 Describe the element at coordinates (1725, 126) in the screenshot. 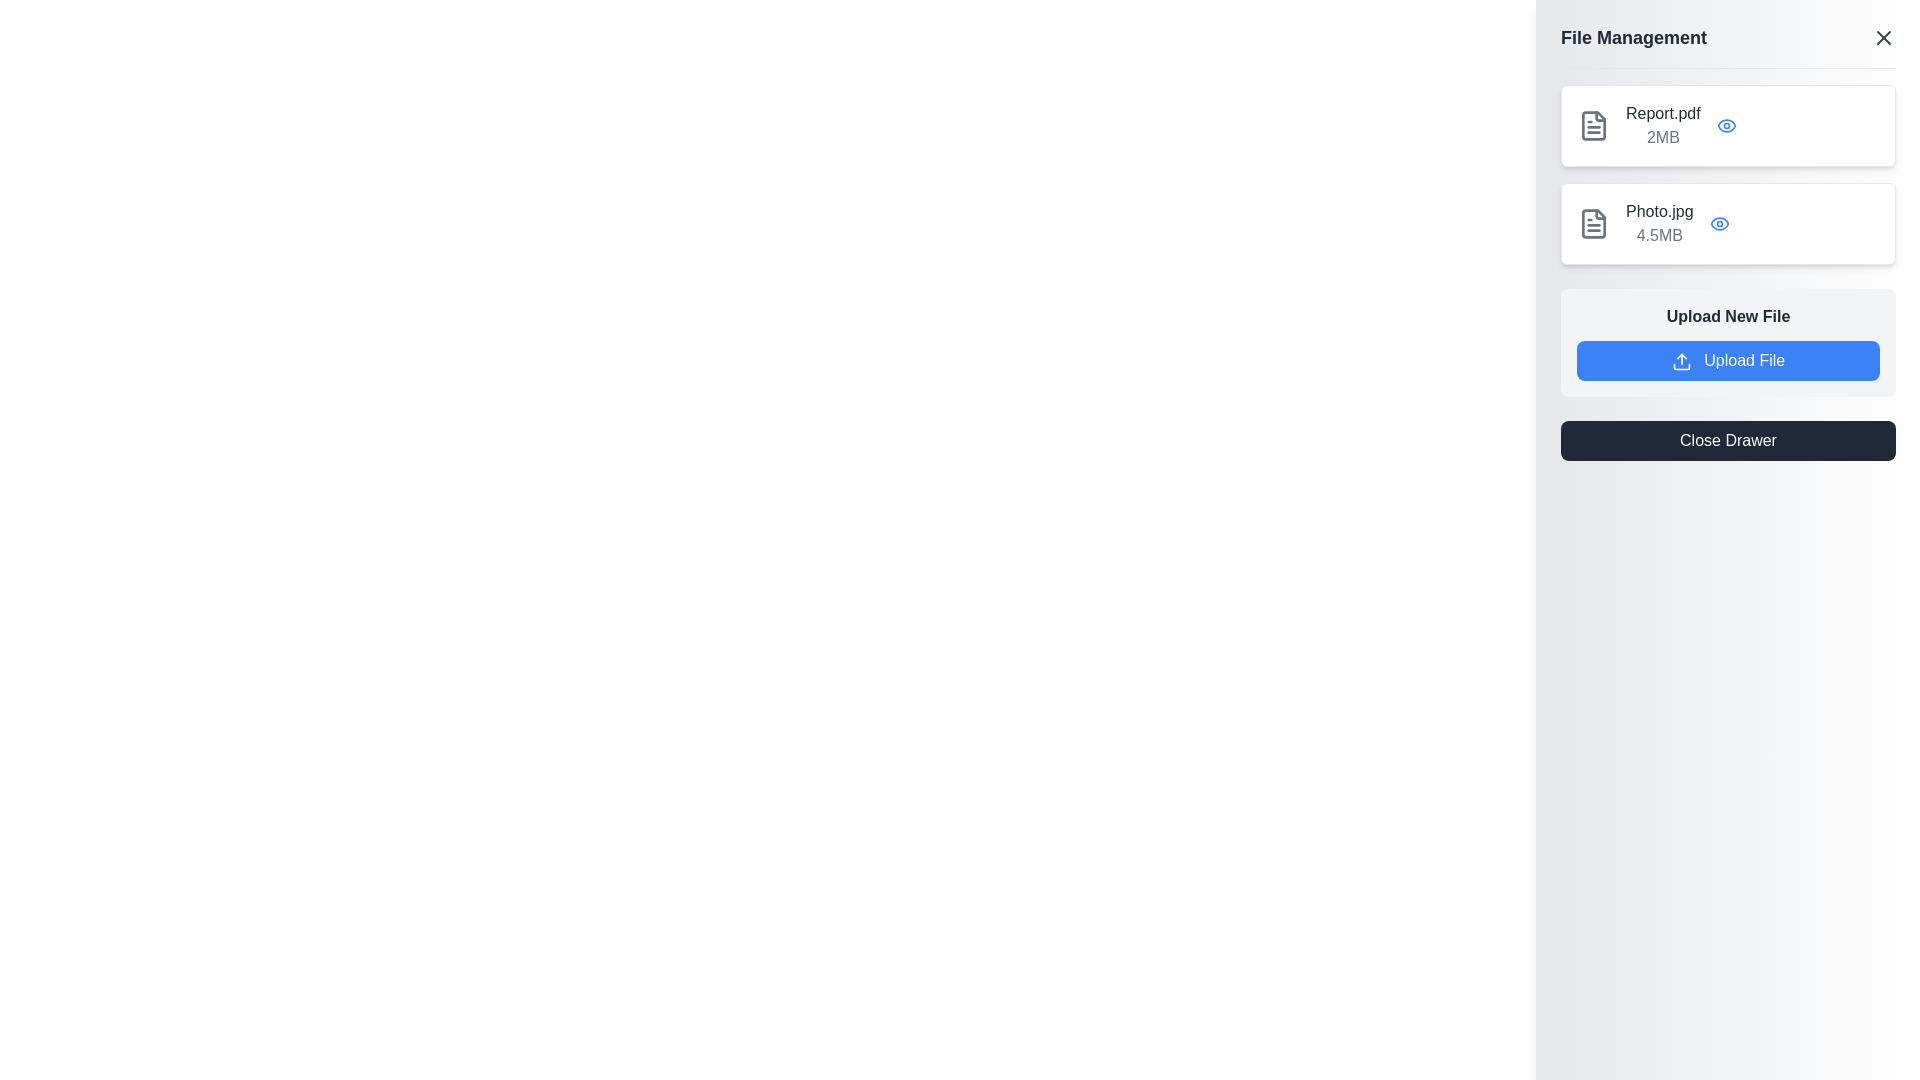

I see `the icon button located to the right of the 'Report.pdf' entry, next to the '2MB' label` at that location.